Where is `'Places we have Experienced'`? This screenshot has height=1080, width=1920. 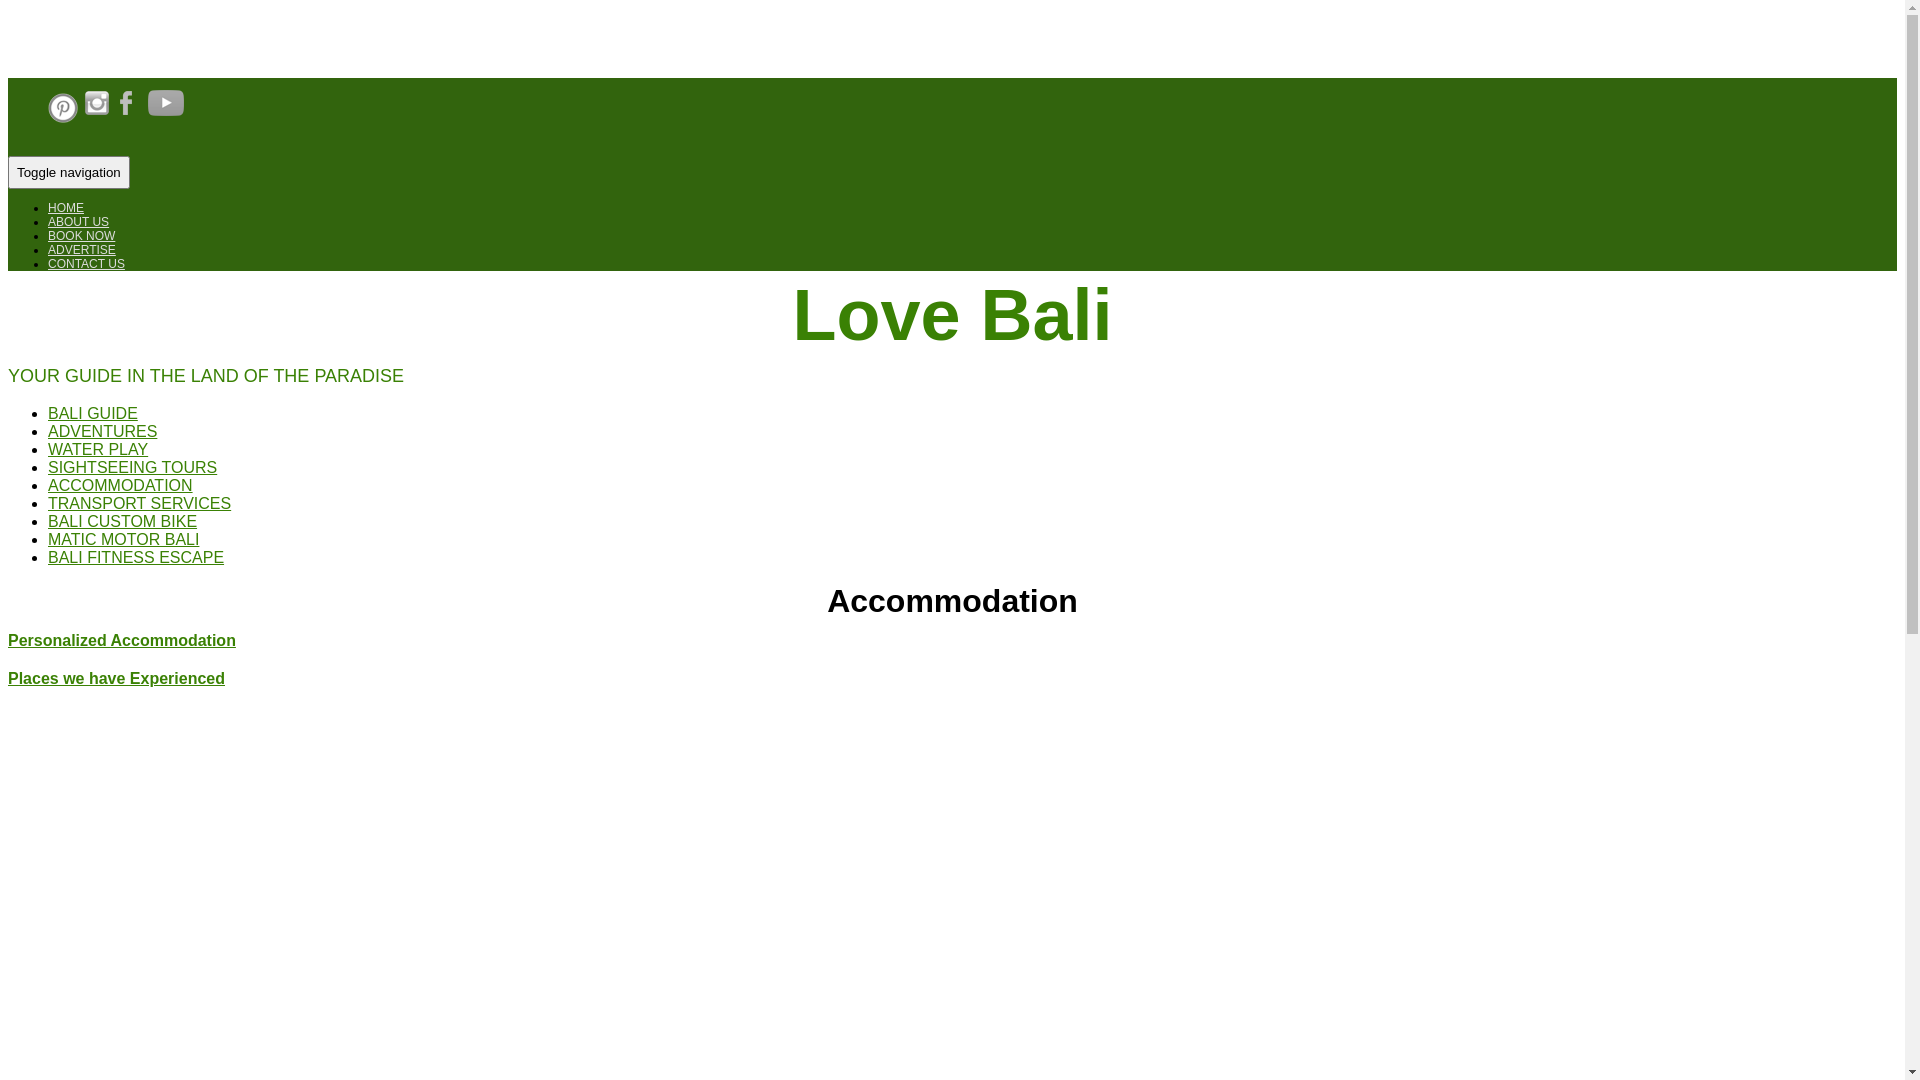
'Places we have Experienced' is located at coordinates (115, 677).